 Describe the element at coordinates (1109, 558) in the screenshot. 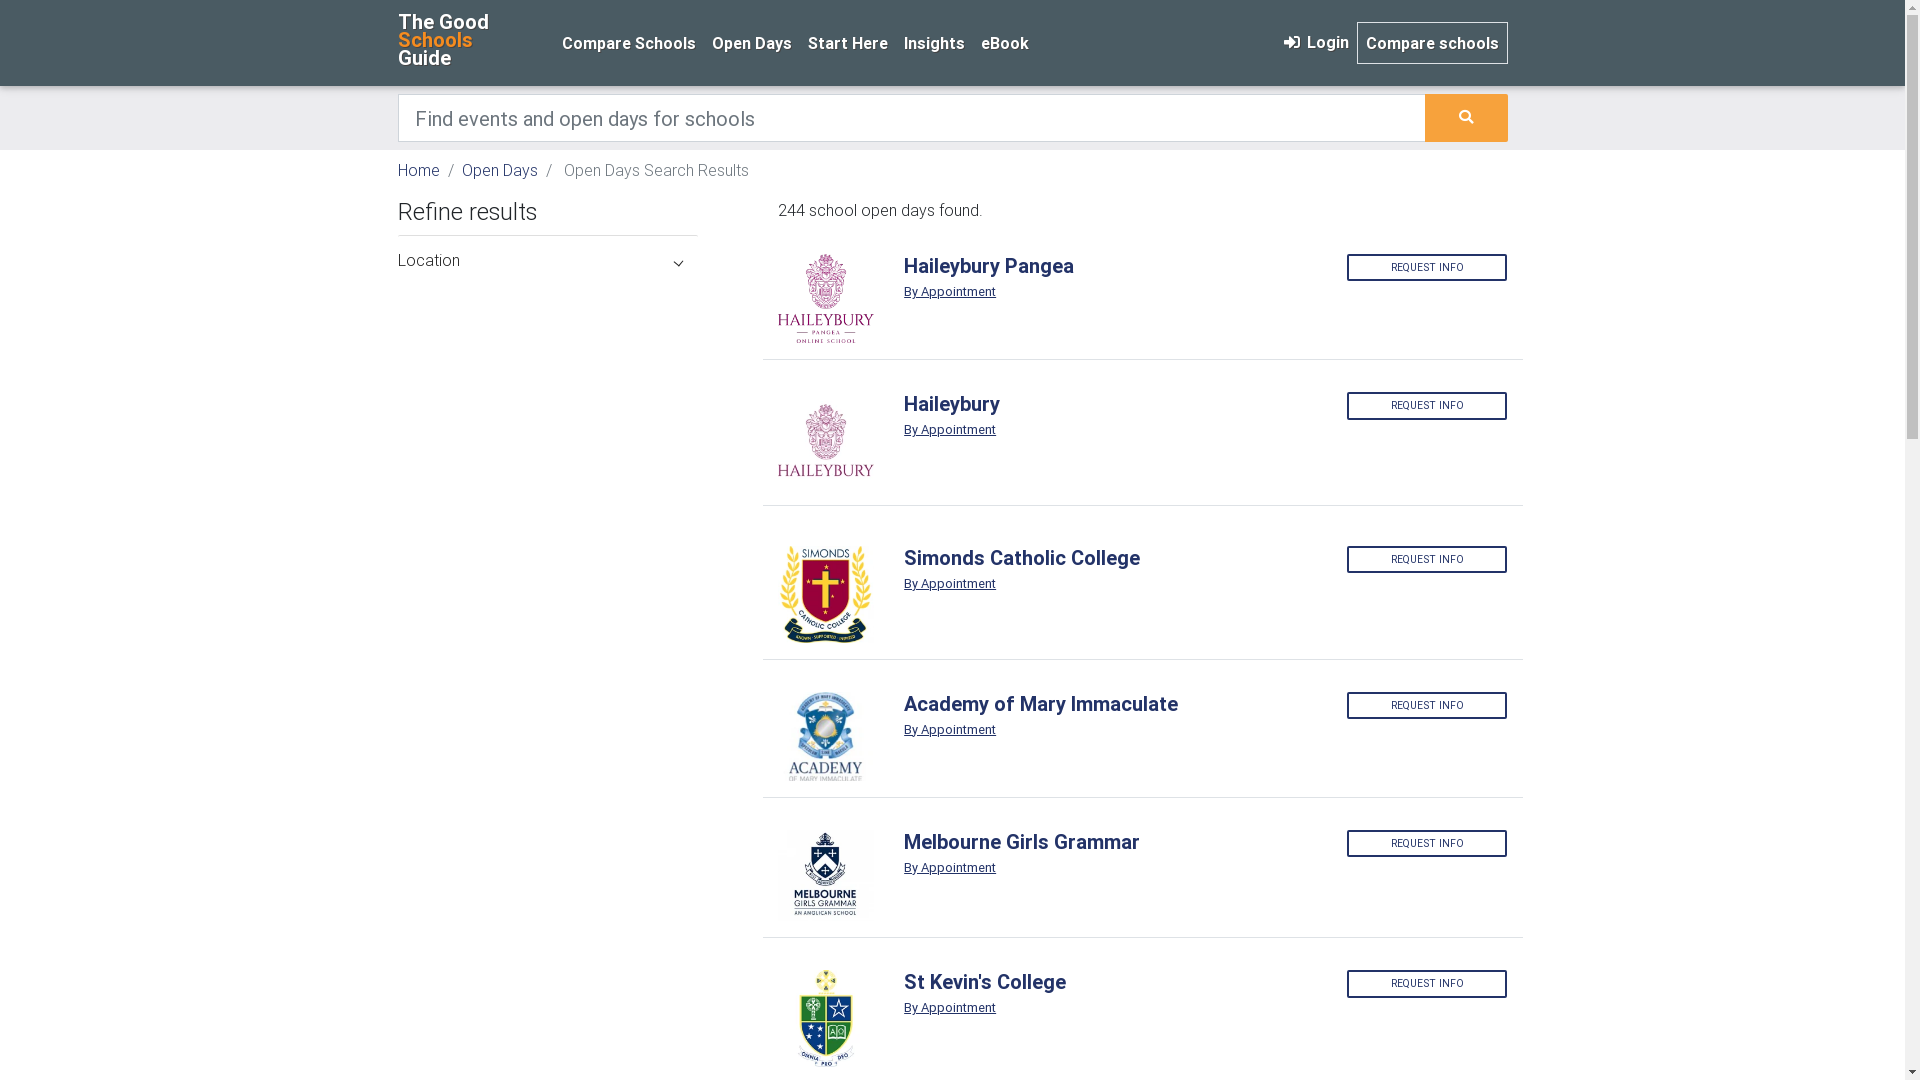

I see `'Simonds Catholic College'` at that location.